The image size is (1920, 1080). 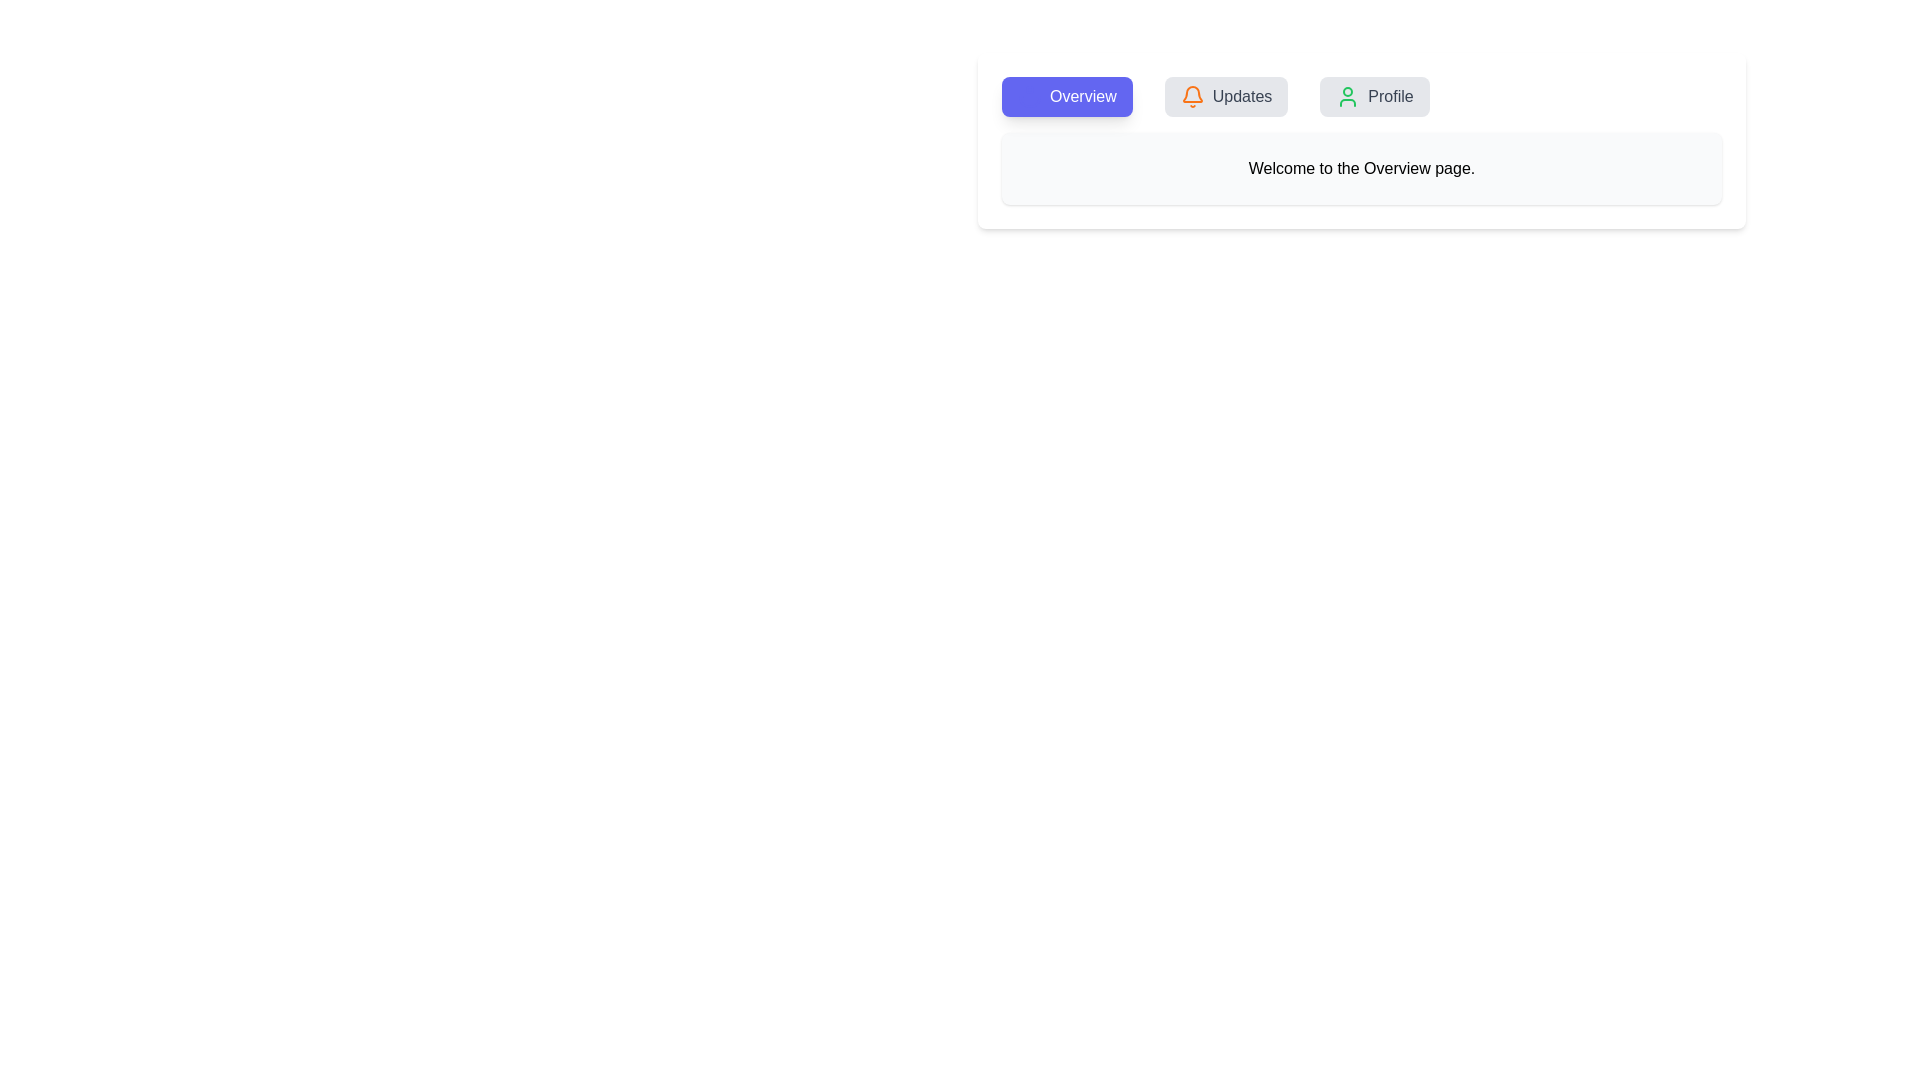 What do you see at coordinates (1225, 96) in the screenshot?
I see `the Updates tab by clicking on it` at bounding box center [1225, 96].